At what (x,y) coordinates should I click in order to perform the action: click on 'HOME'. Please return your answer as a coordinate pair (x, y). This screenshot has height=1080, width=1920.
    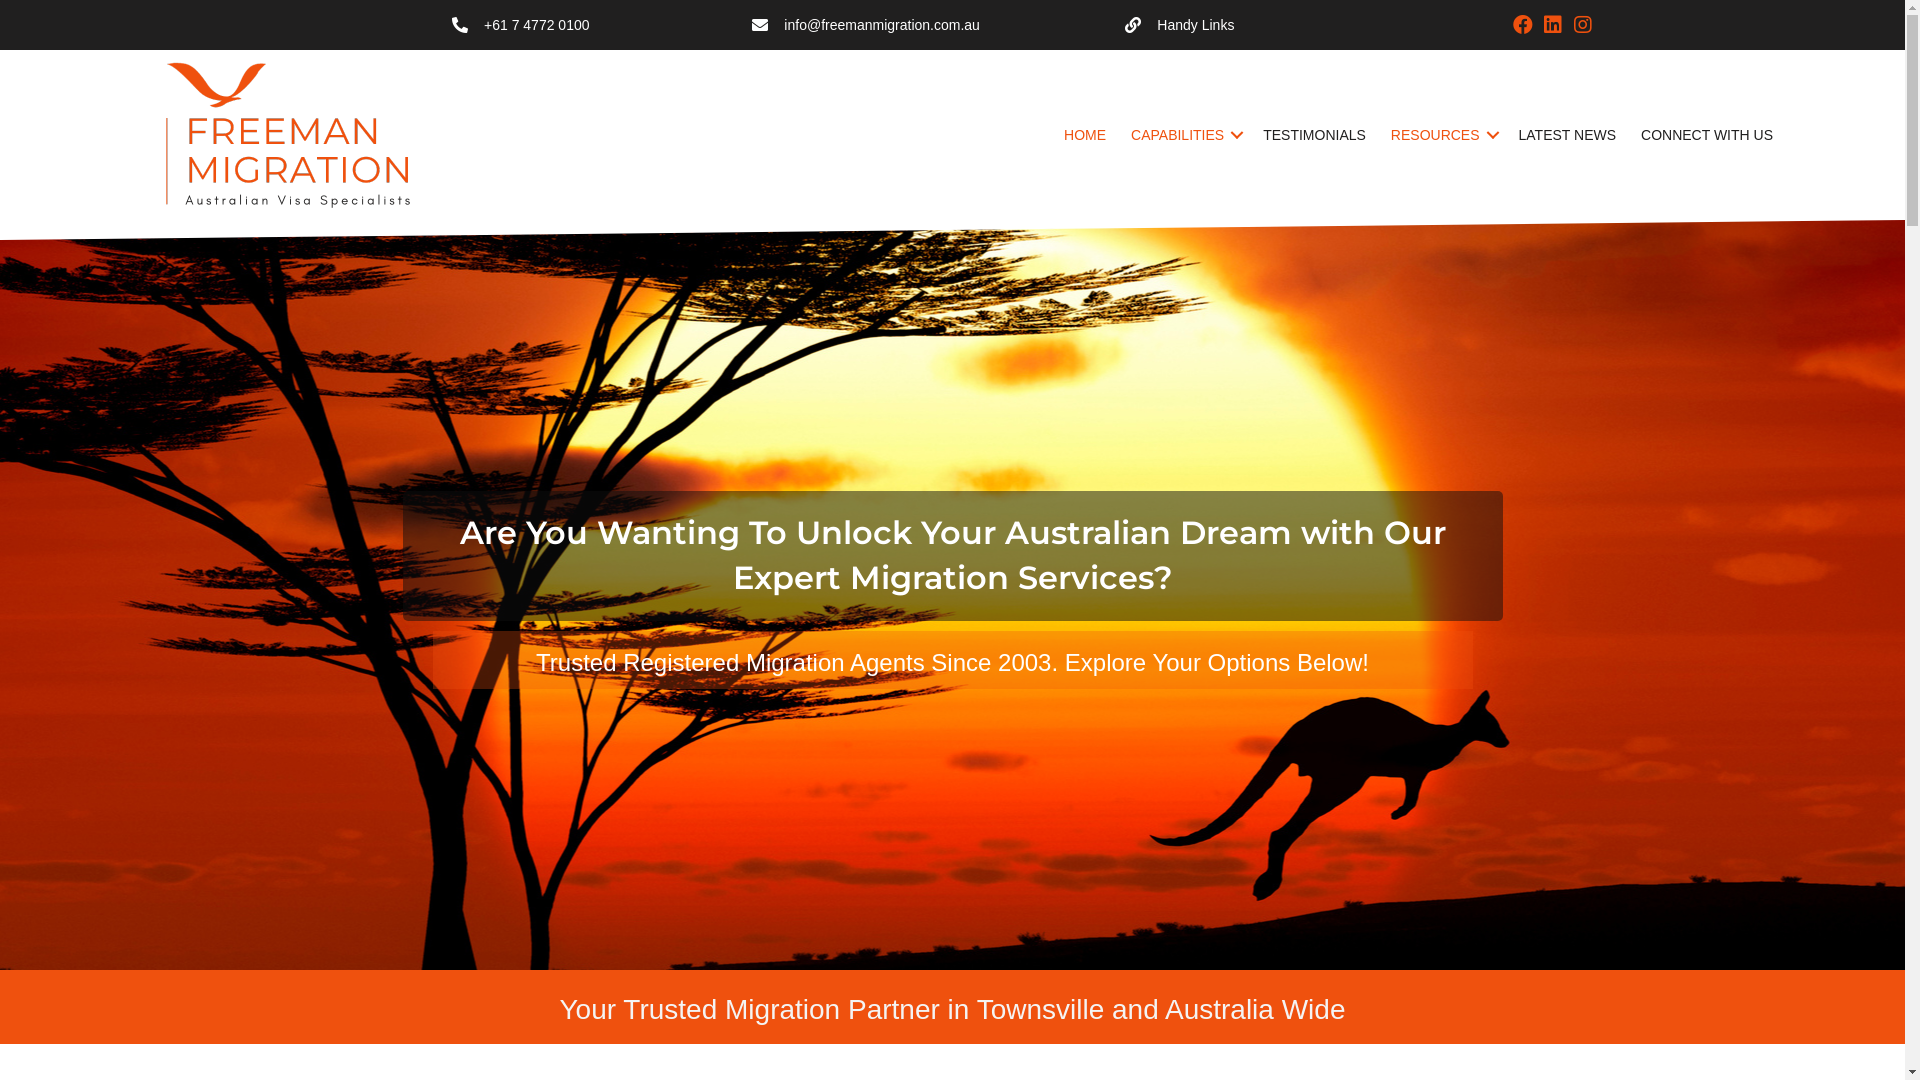
    Looking at the image, I should click on (1083, 135).